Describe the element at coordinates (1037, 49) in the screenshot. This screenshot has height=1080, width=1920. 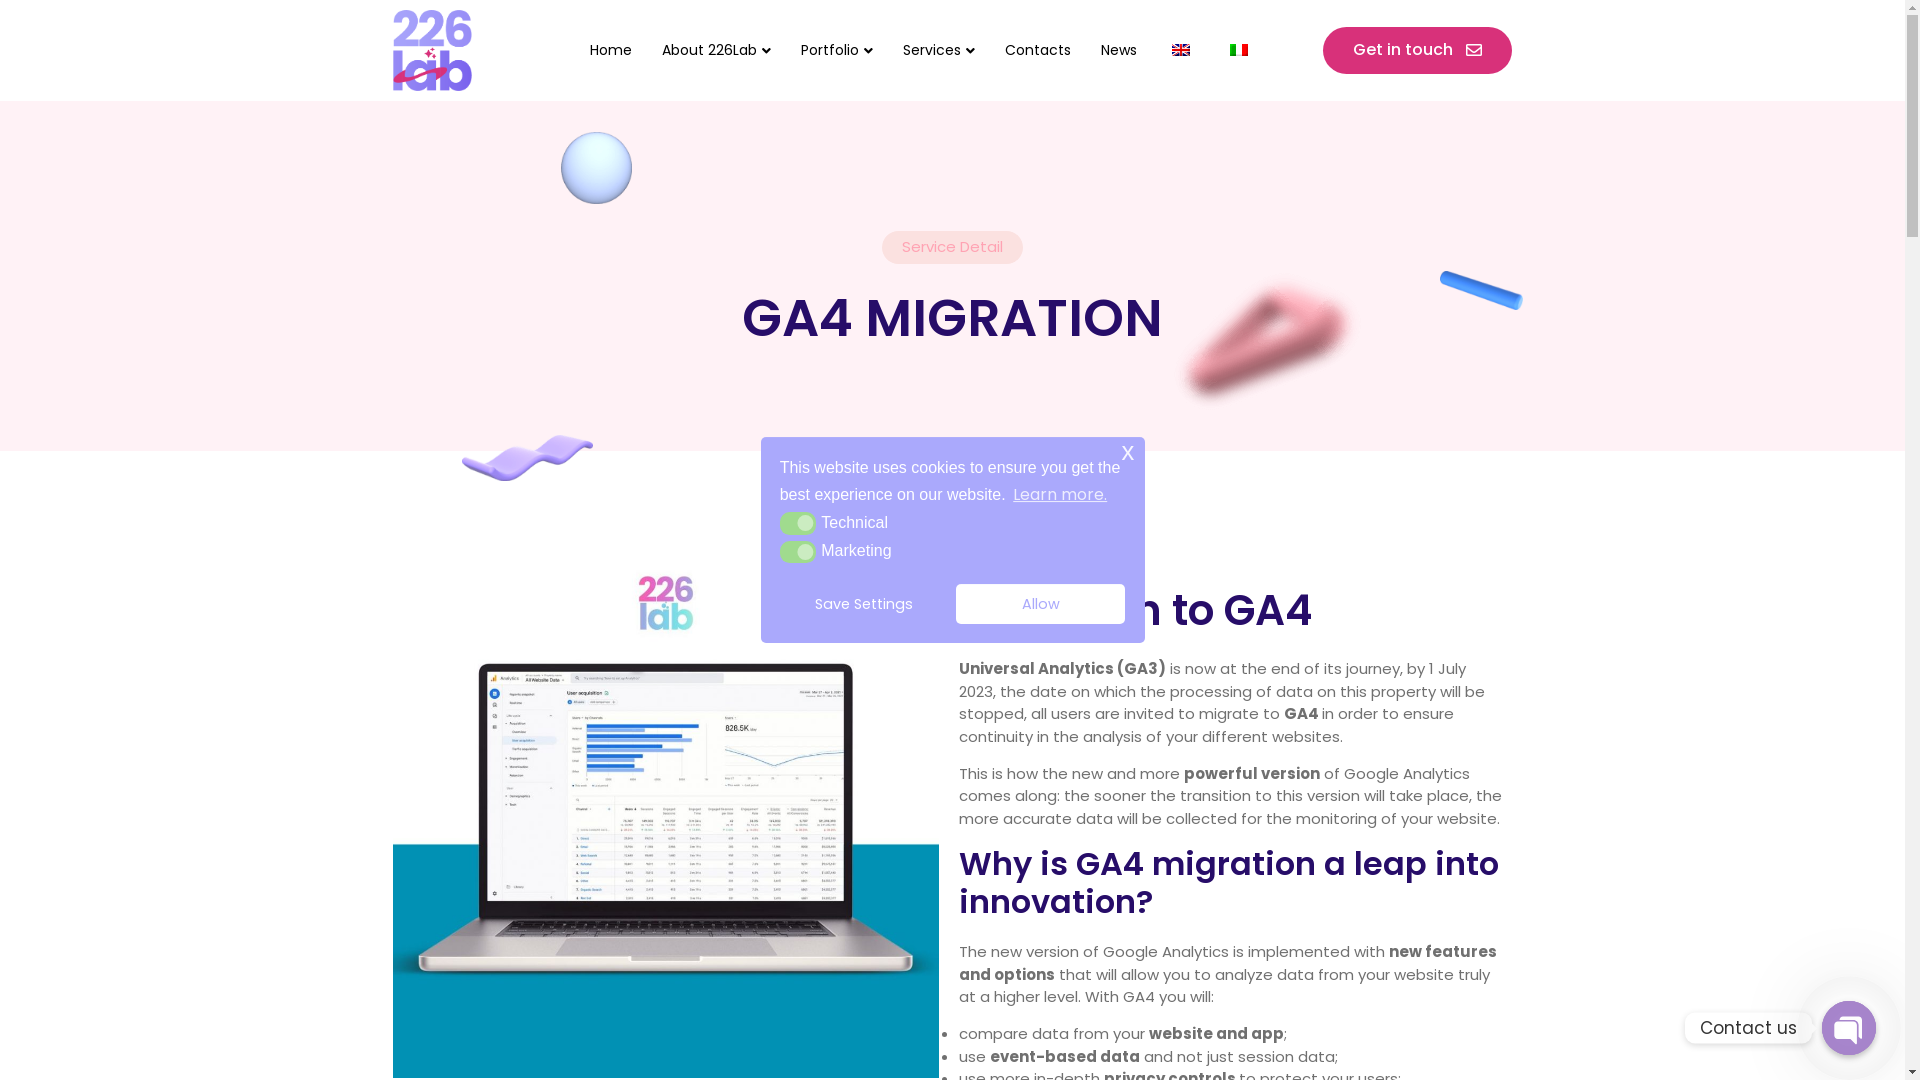
I see `'Contacts'` at that location.